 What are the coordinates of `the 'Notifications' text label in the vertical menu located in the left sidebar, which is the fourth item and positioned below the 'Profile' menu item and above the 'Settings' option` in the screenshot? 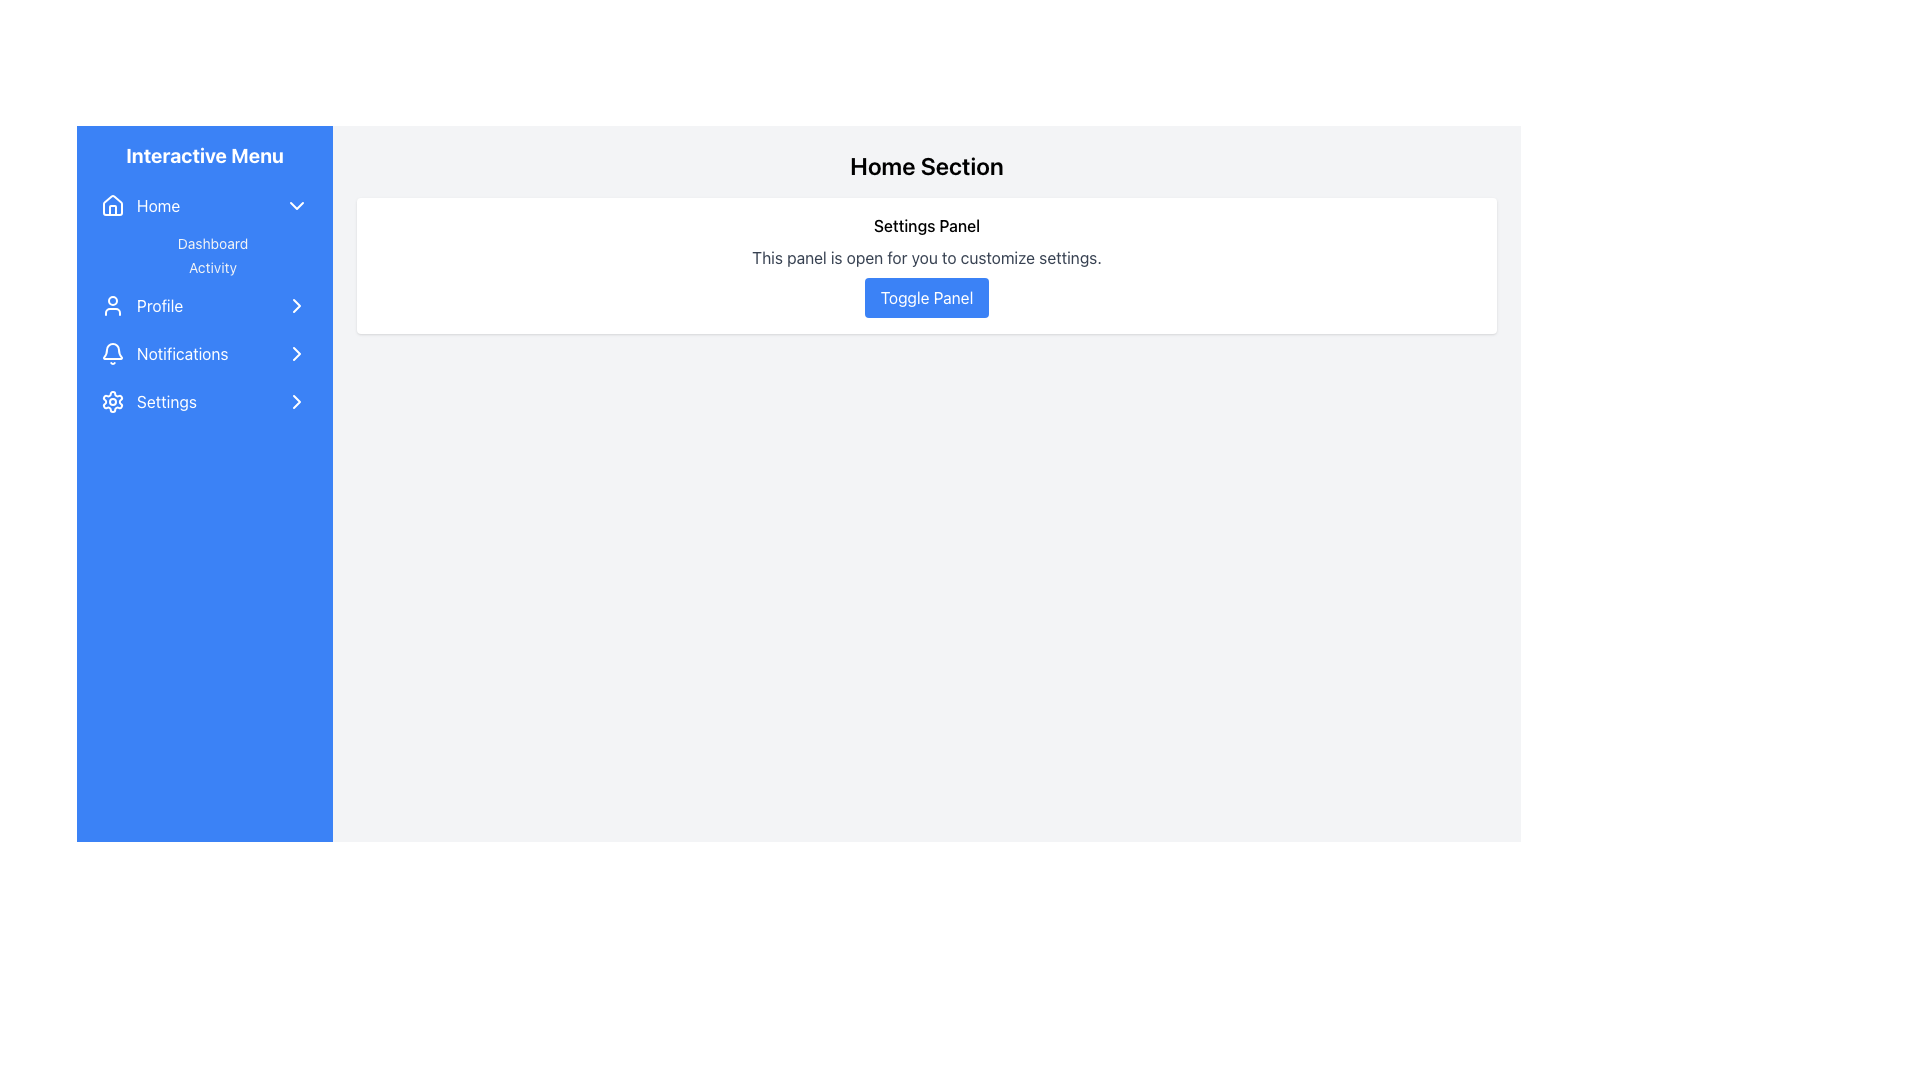 It's located at (182, 353).